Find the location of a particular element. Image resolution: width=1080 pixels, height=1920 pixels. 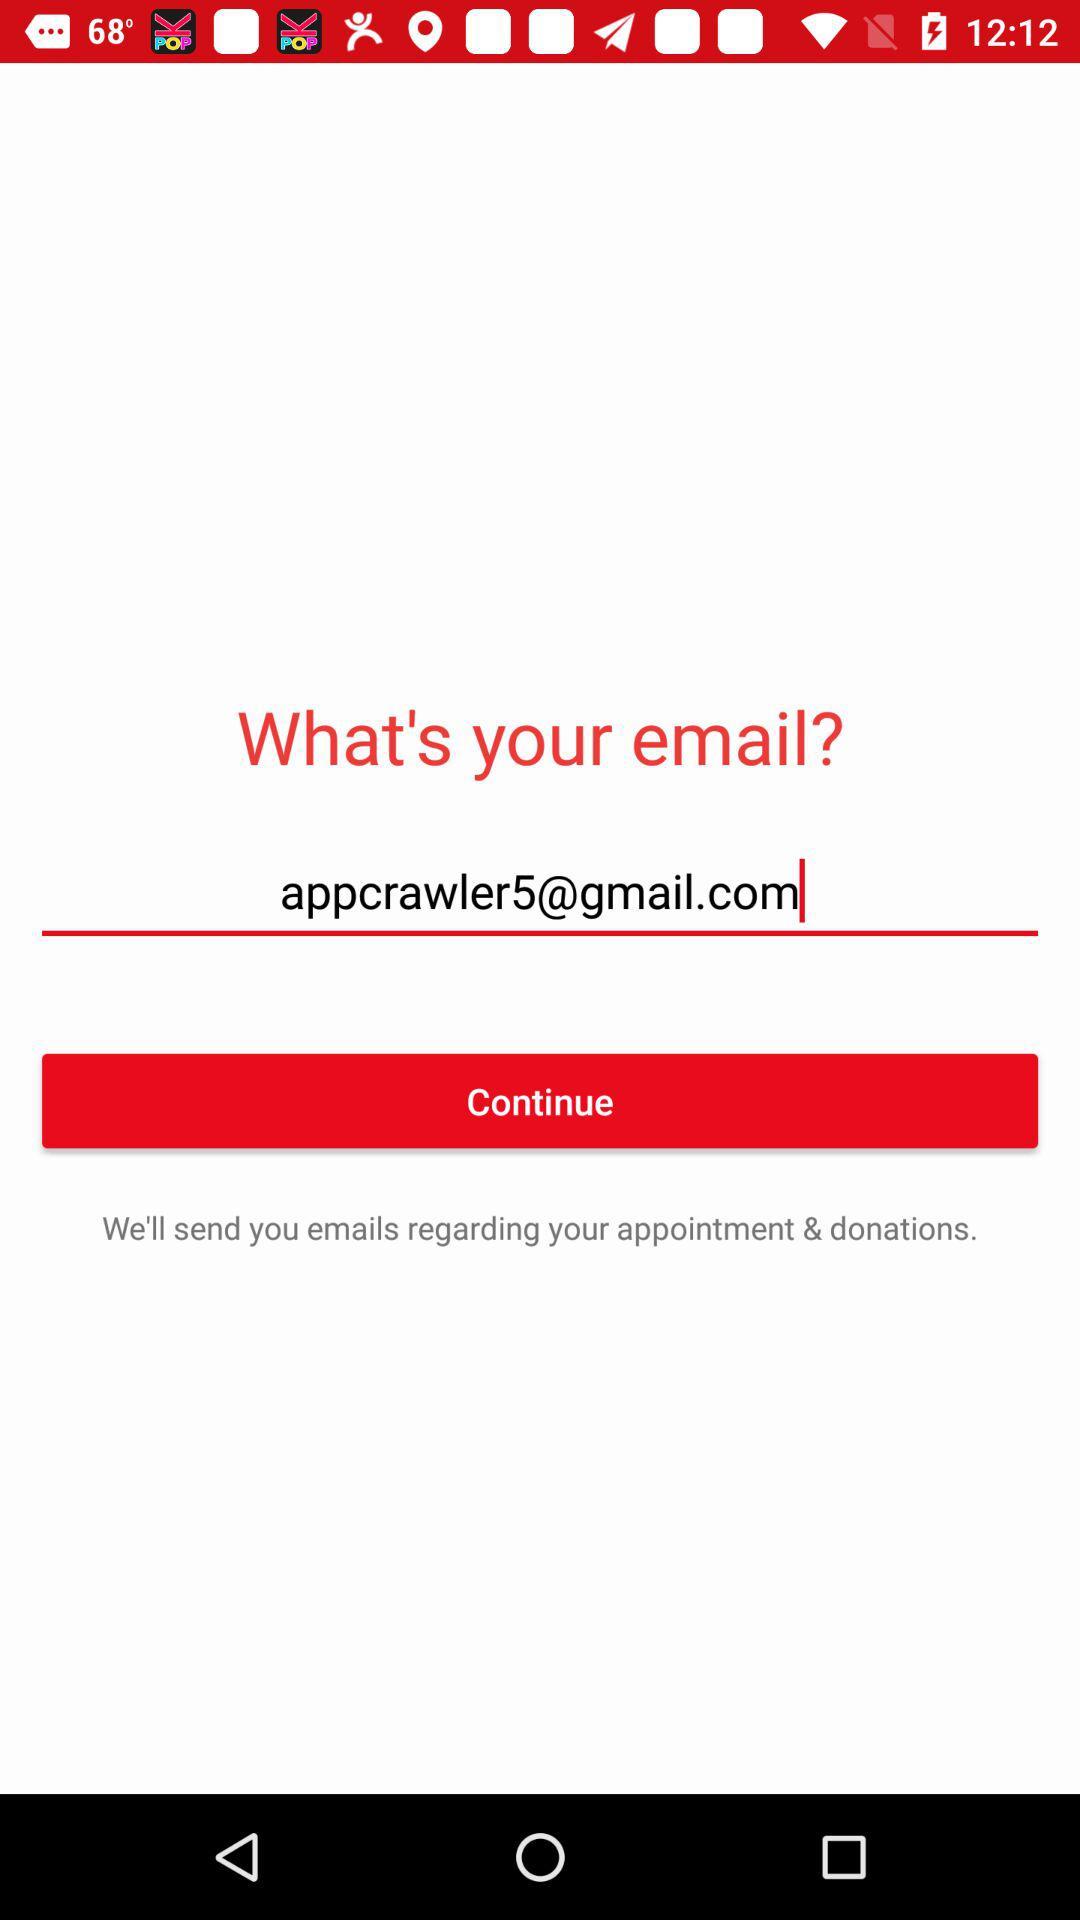

the icon below appcrawler5@gmail.com is located at coordinates (540, 1099).